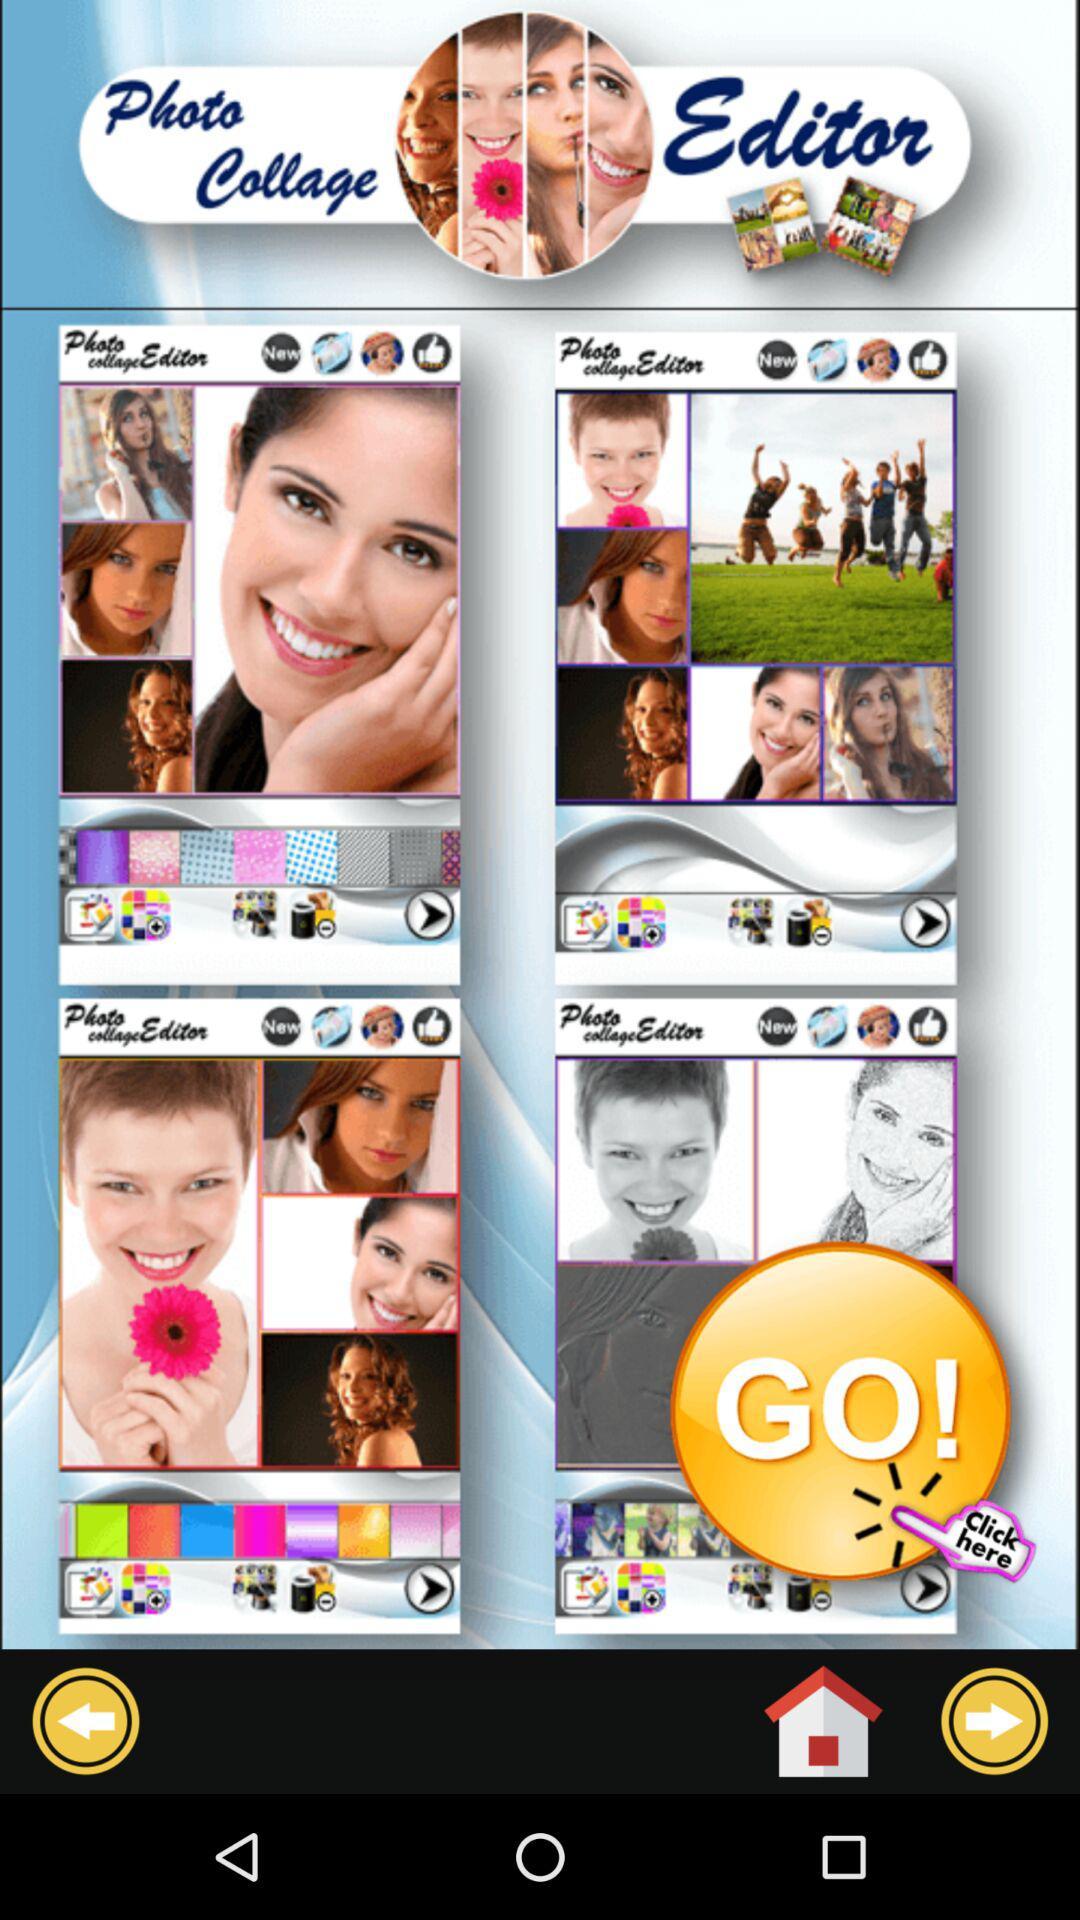 This screenshot has width=1080, height=1920. I want to click on the home icon, so click(823, 1841).